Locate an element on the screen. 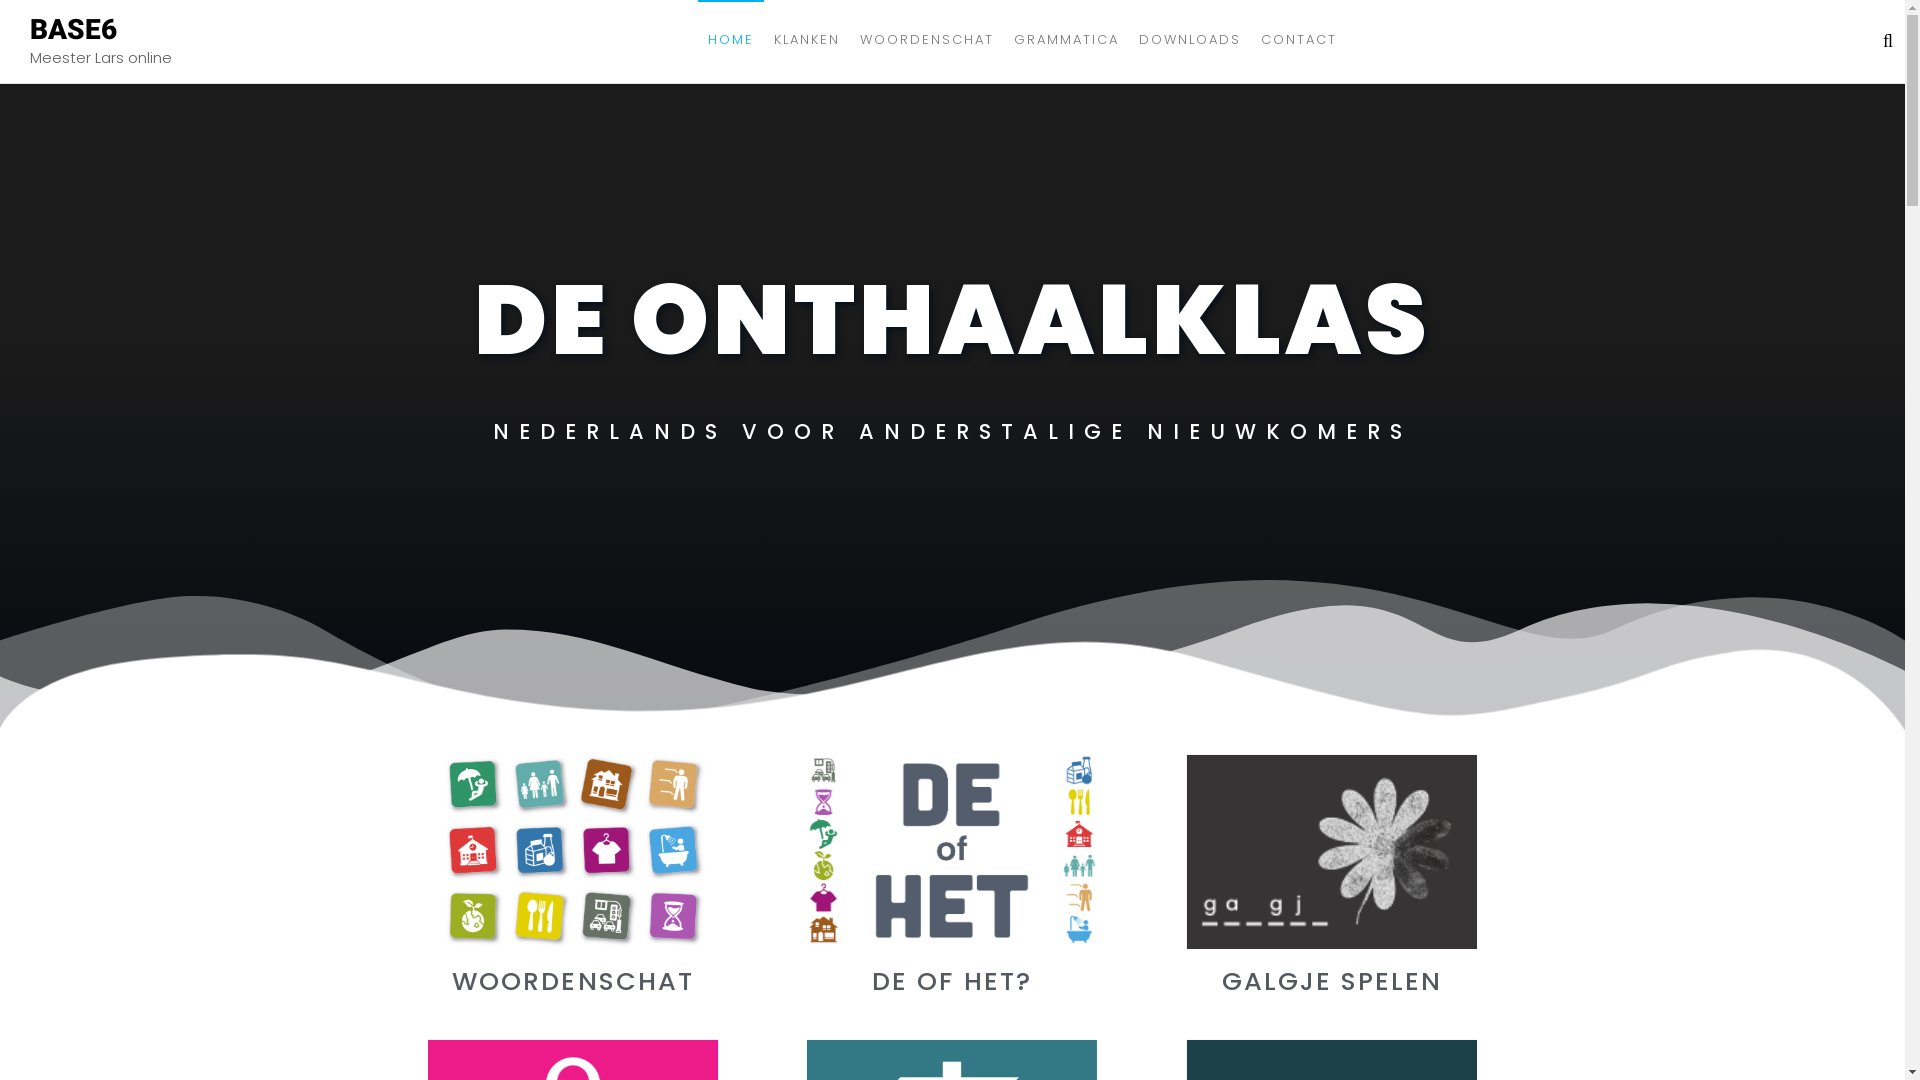 Image resolution: width=1920 pixels, height=1080 pixels. 'WOORDENSCHAT' is located at coordinates (925, 39).